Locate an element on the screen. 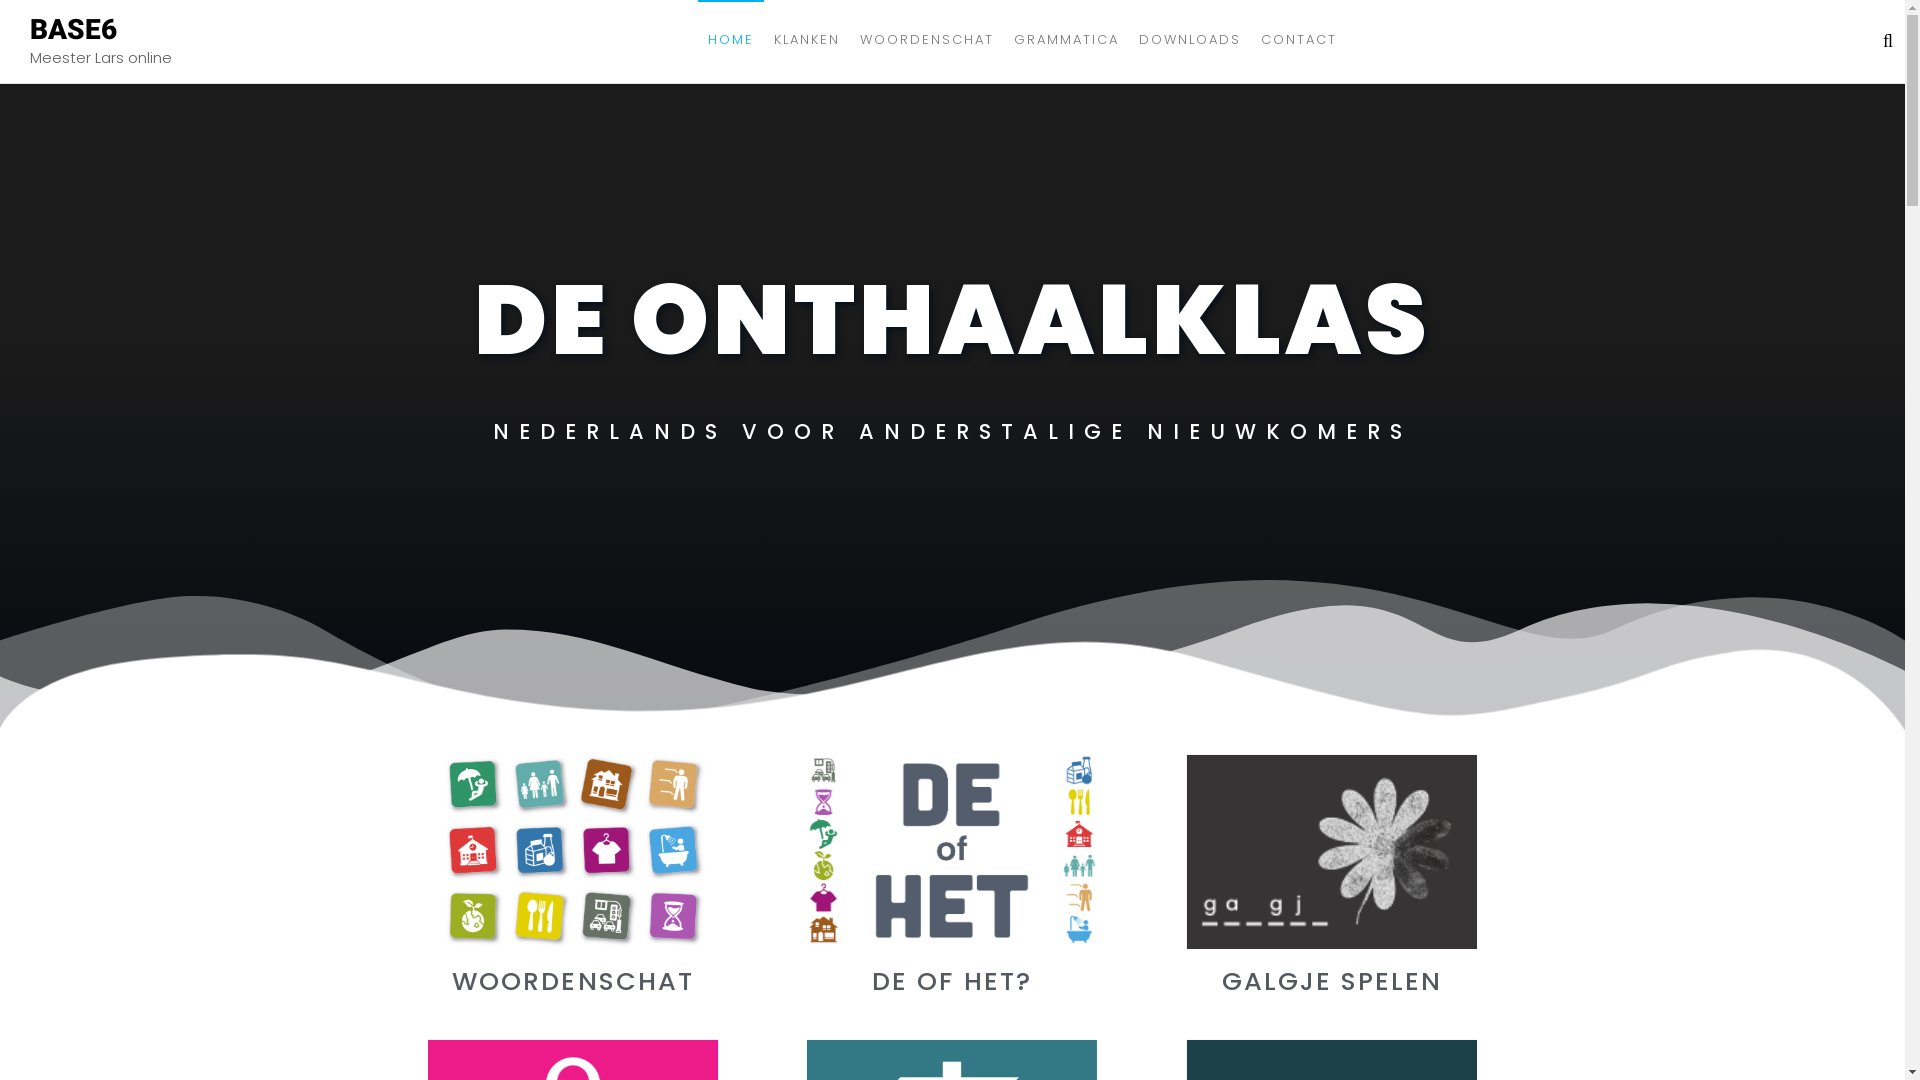 Image resolution: width=1920 pixels, height=1080 pixels. 'WOORDENSCHAT' is located at coordinates (925, 39).